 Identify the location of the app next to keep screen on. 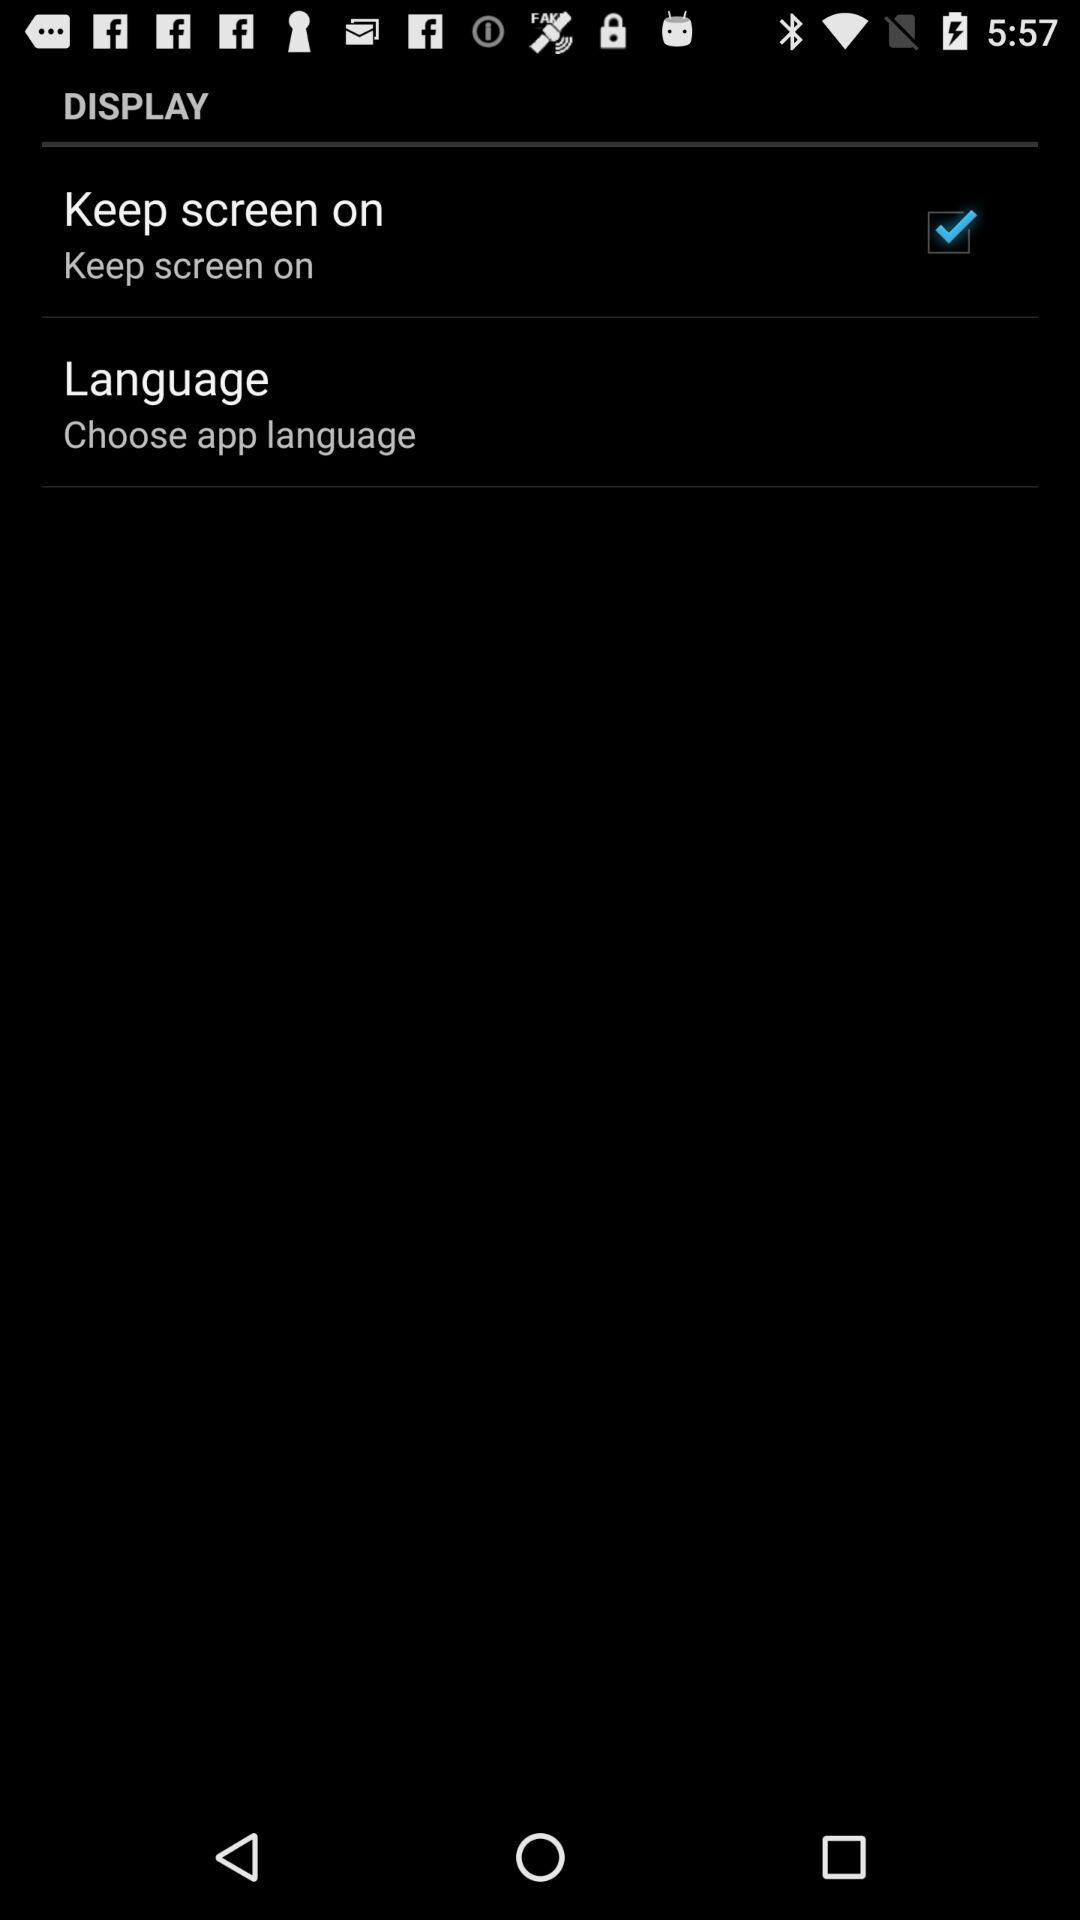
(947, 232).